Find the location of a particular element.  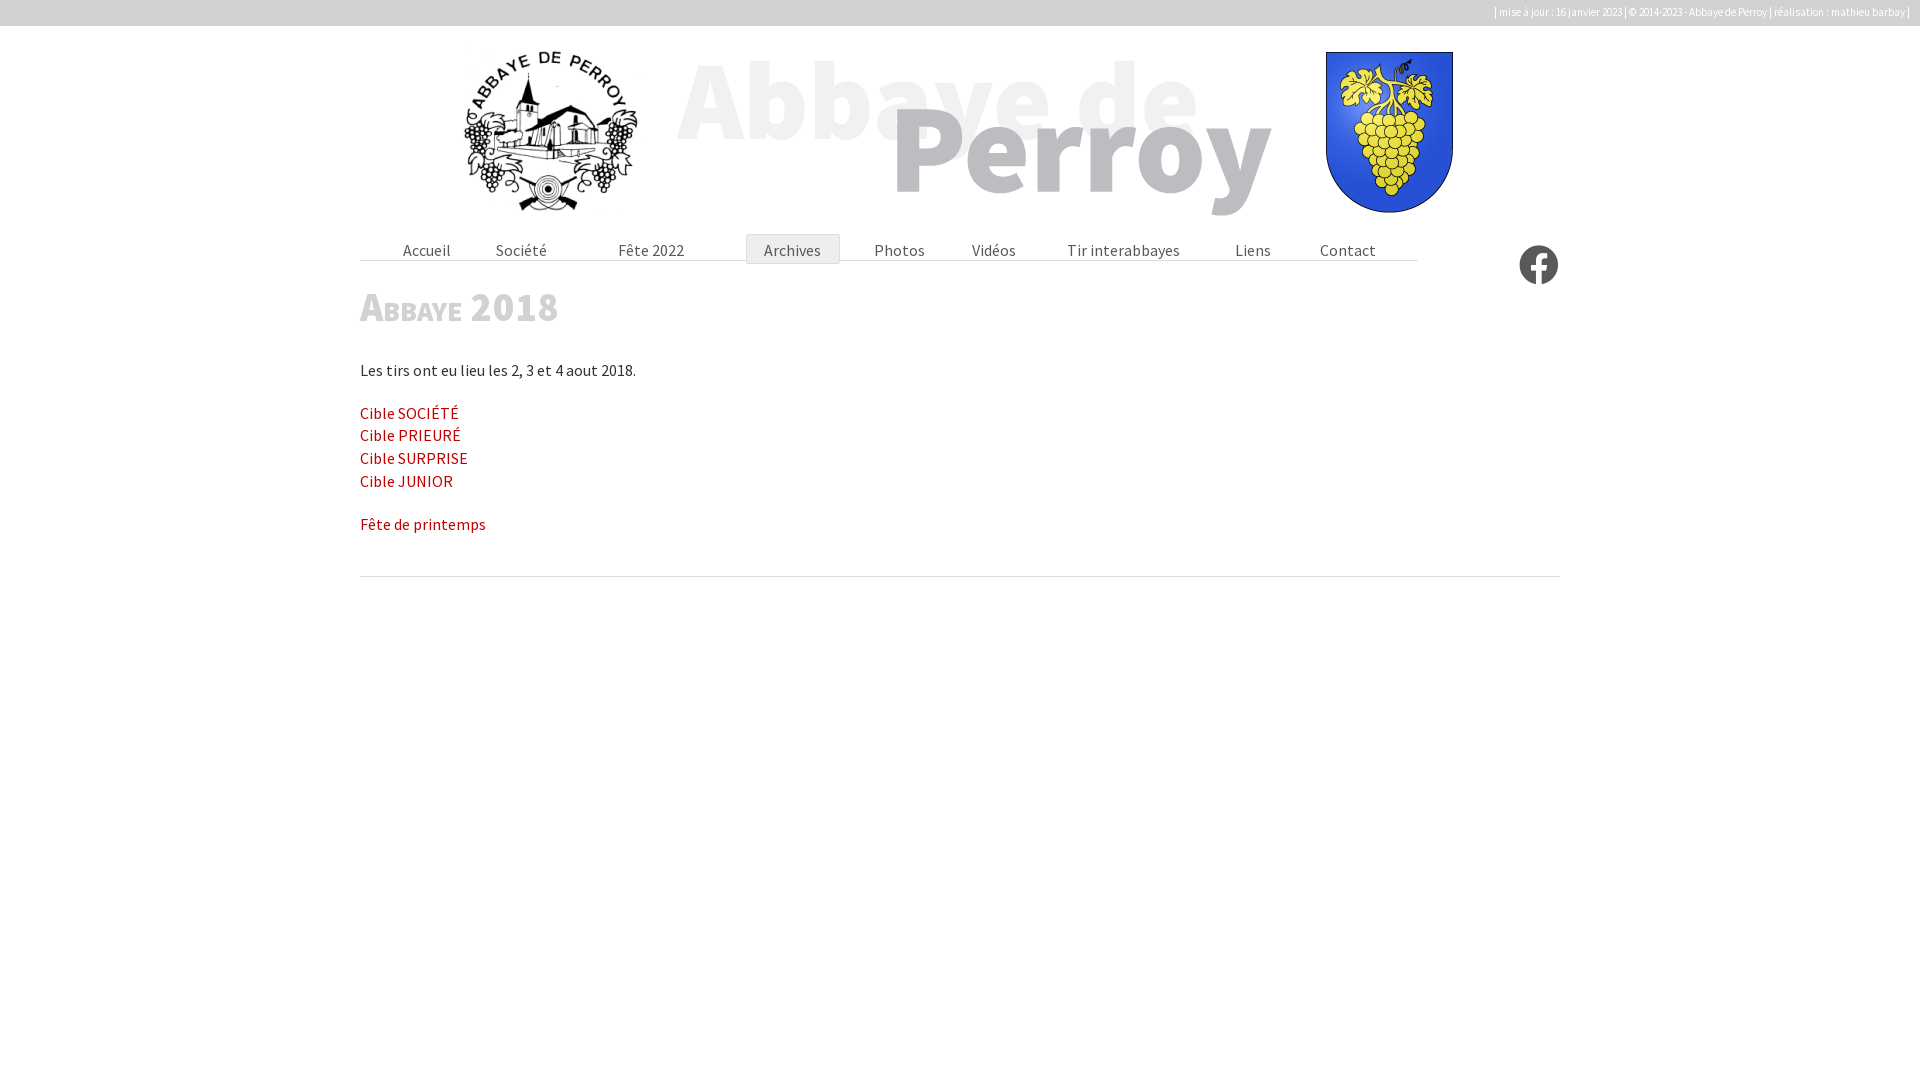

'mathieu barbay' is located at coordinates (1830, 11).